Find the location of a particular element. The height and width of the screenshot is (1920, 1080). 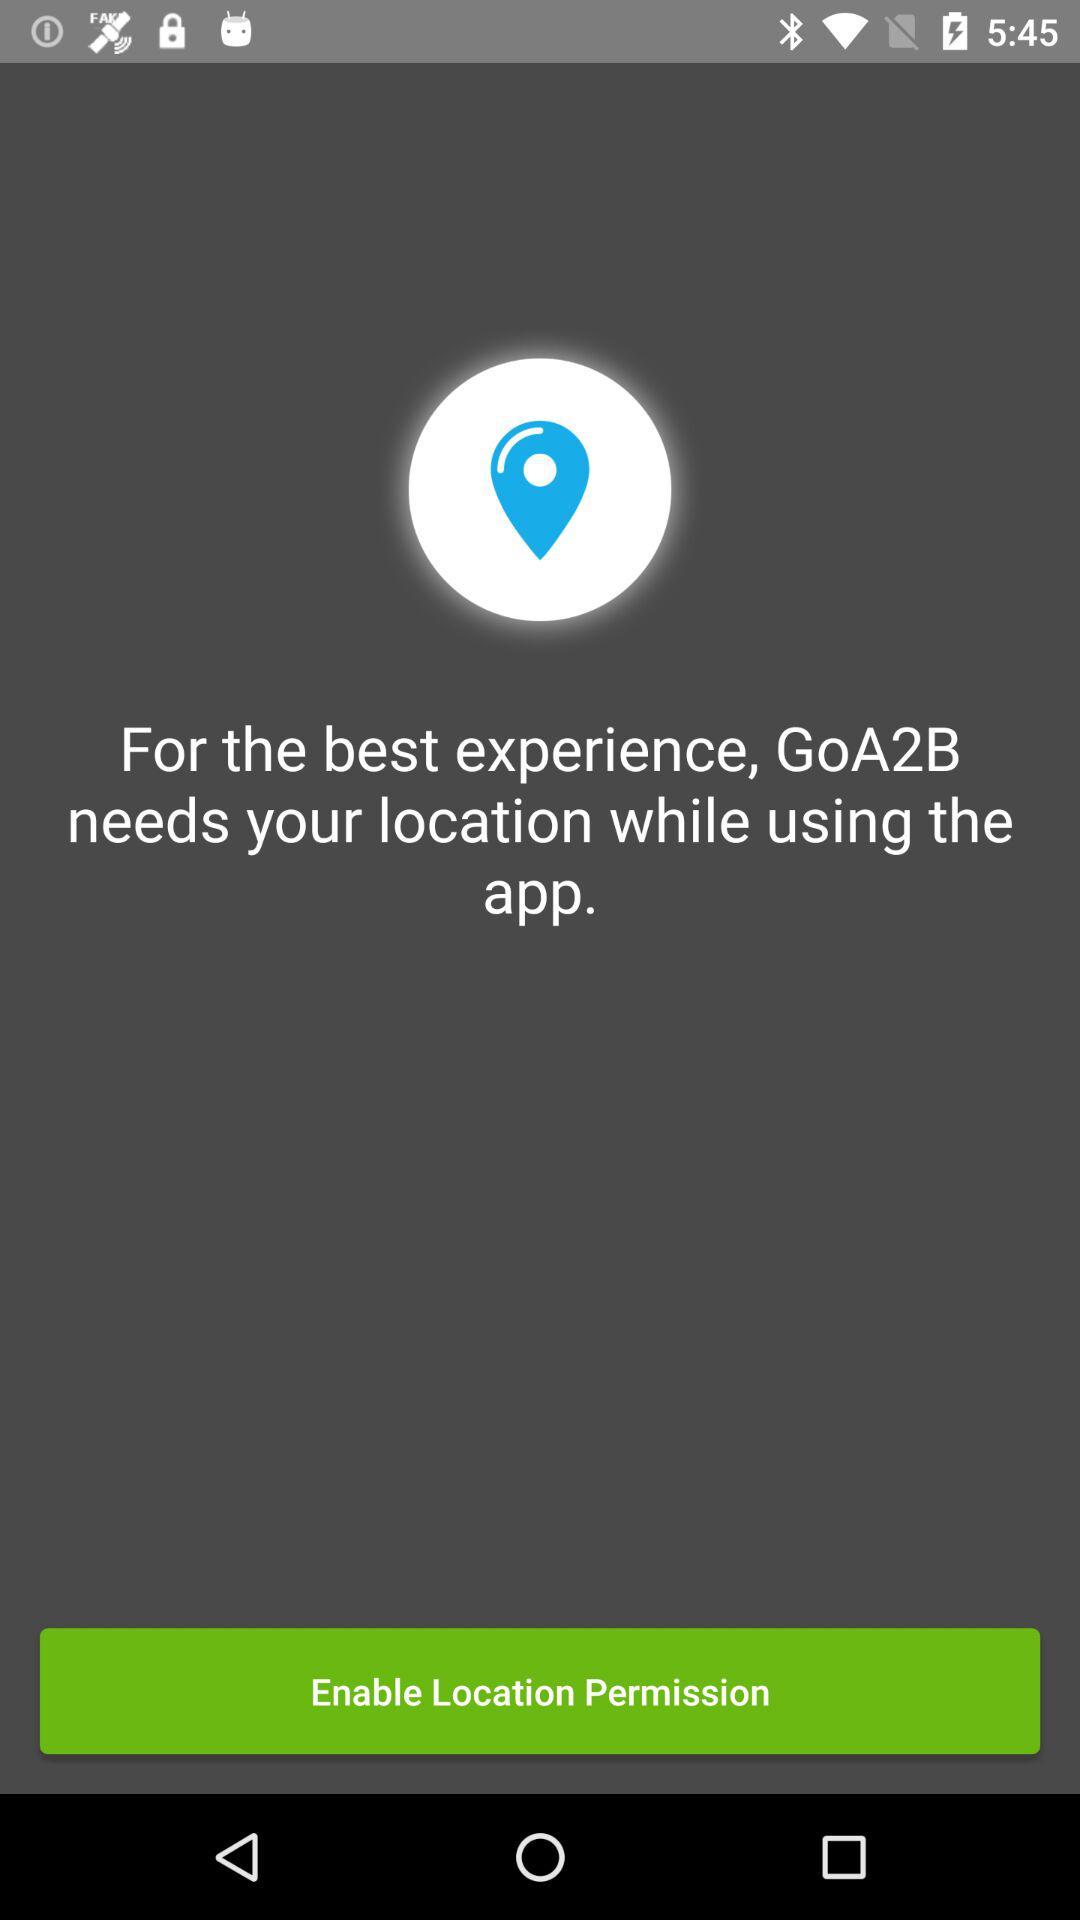

enable location permission is located at coordinates (540, 1690).